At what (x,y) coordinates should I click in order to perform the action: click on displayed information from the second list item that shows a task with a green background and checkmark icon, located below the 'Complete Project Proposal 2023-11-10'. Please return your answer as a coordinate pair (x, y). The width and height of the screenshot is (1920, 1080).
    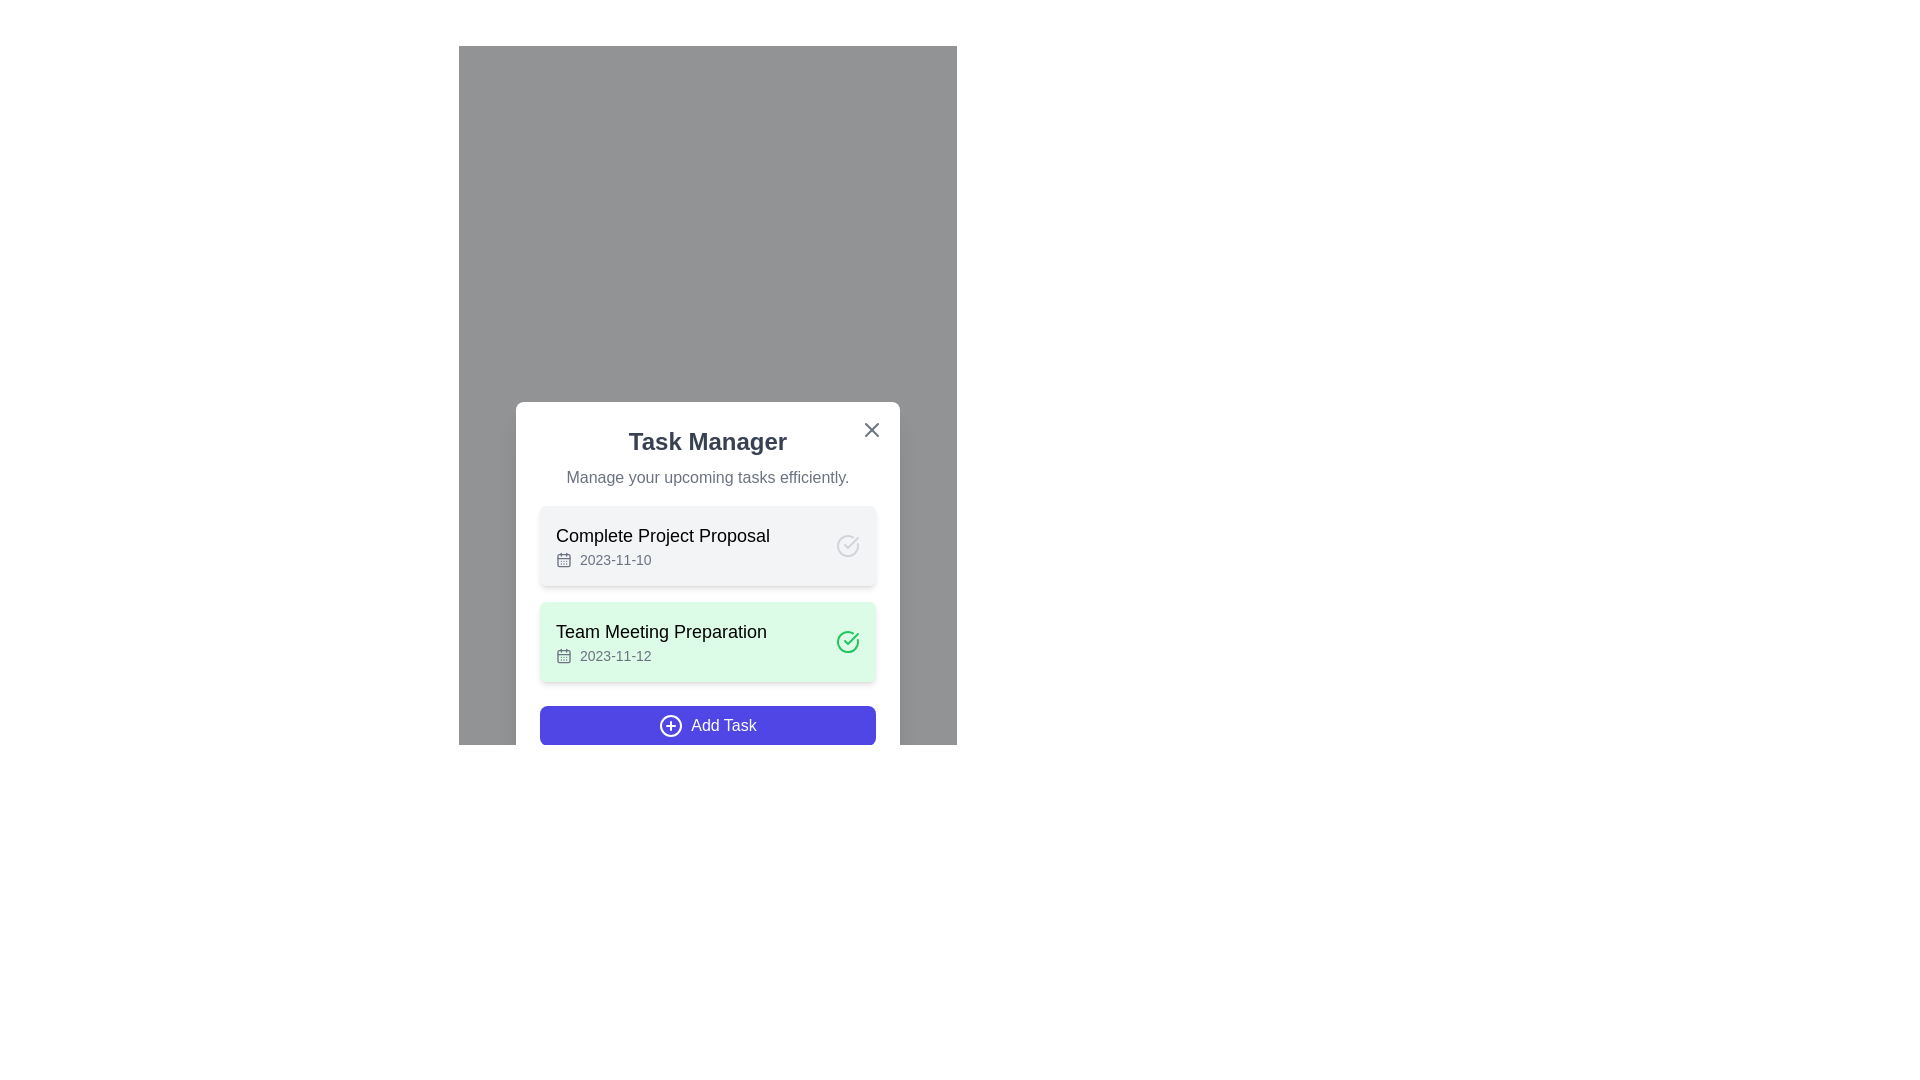
    Looking at the image, I should click on (708, 641).